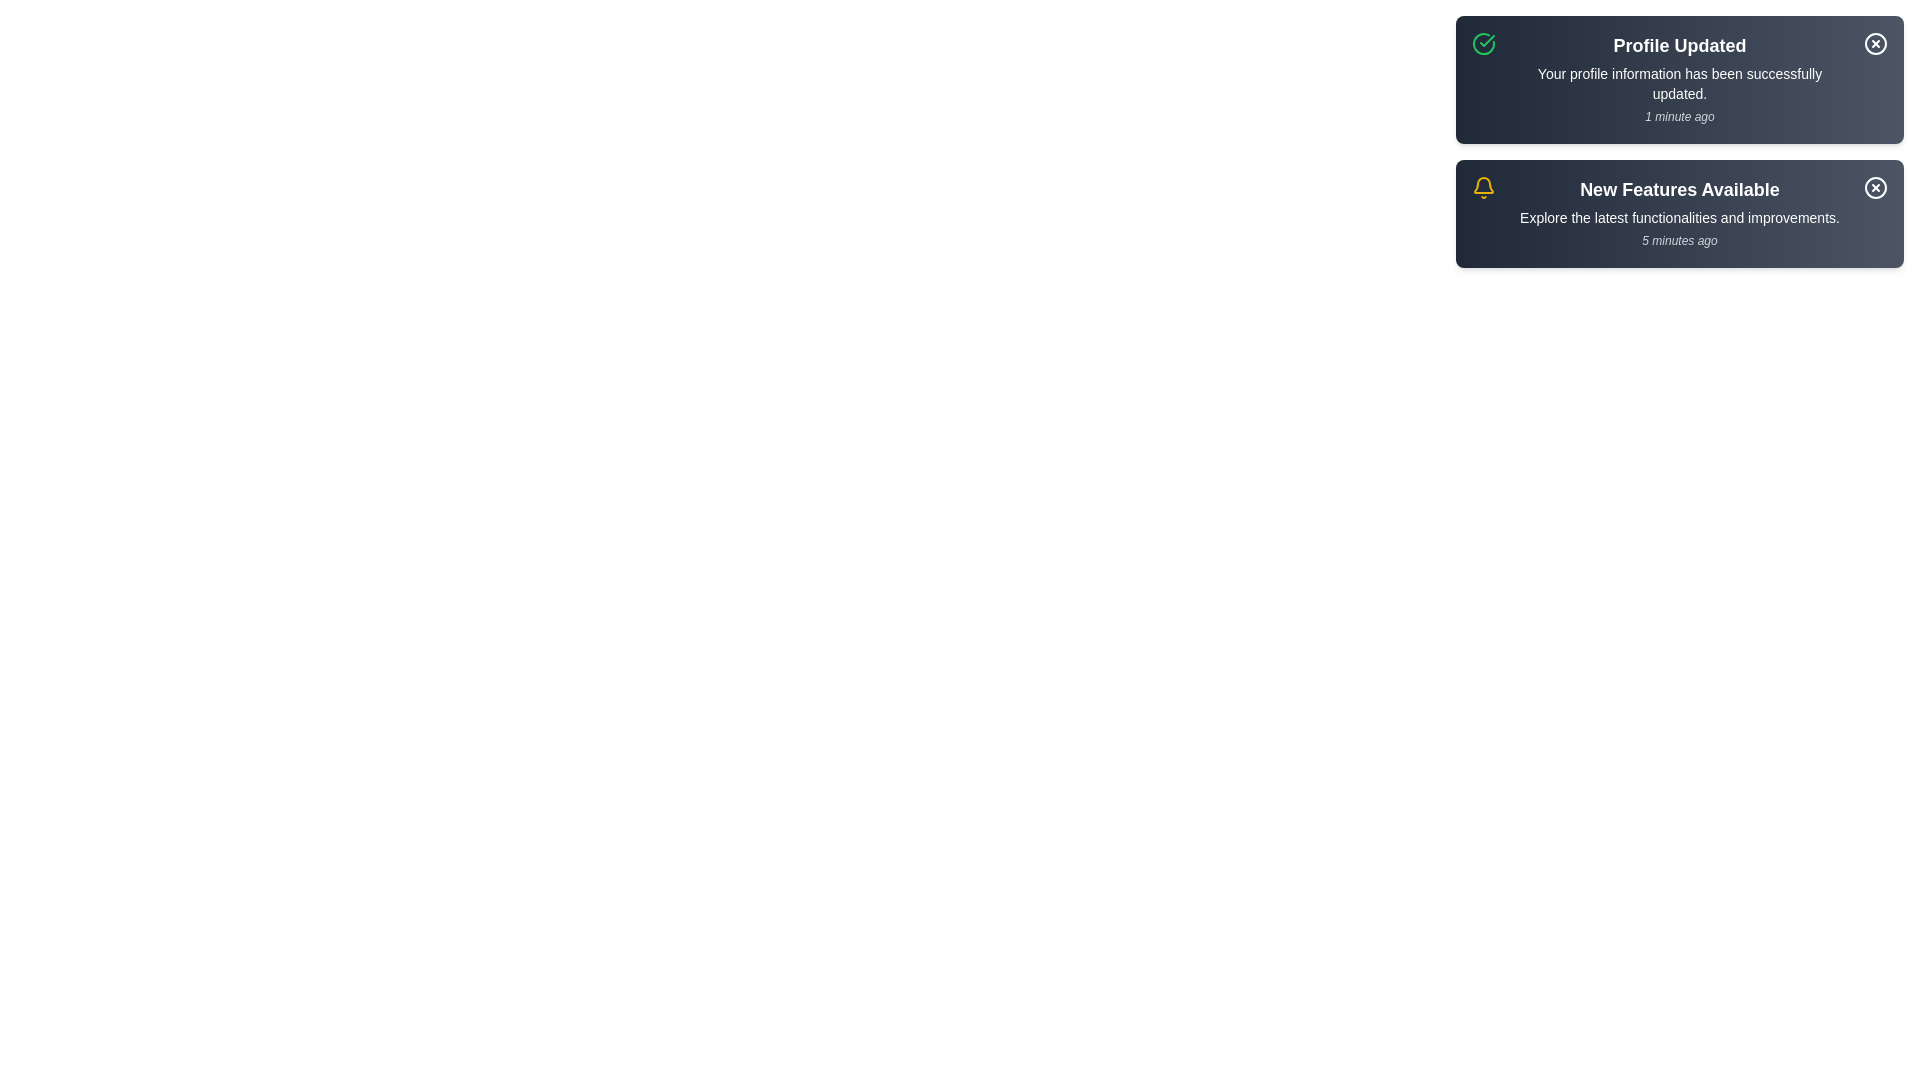 The height and width of the screenshot is (1080, 1920). What do you see at coordinates (1680, 79) in the screenshot?
I see `the notification titled 'Profile Updated' to read its details` at bounding box center [1680, 79].